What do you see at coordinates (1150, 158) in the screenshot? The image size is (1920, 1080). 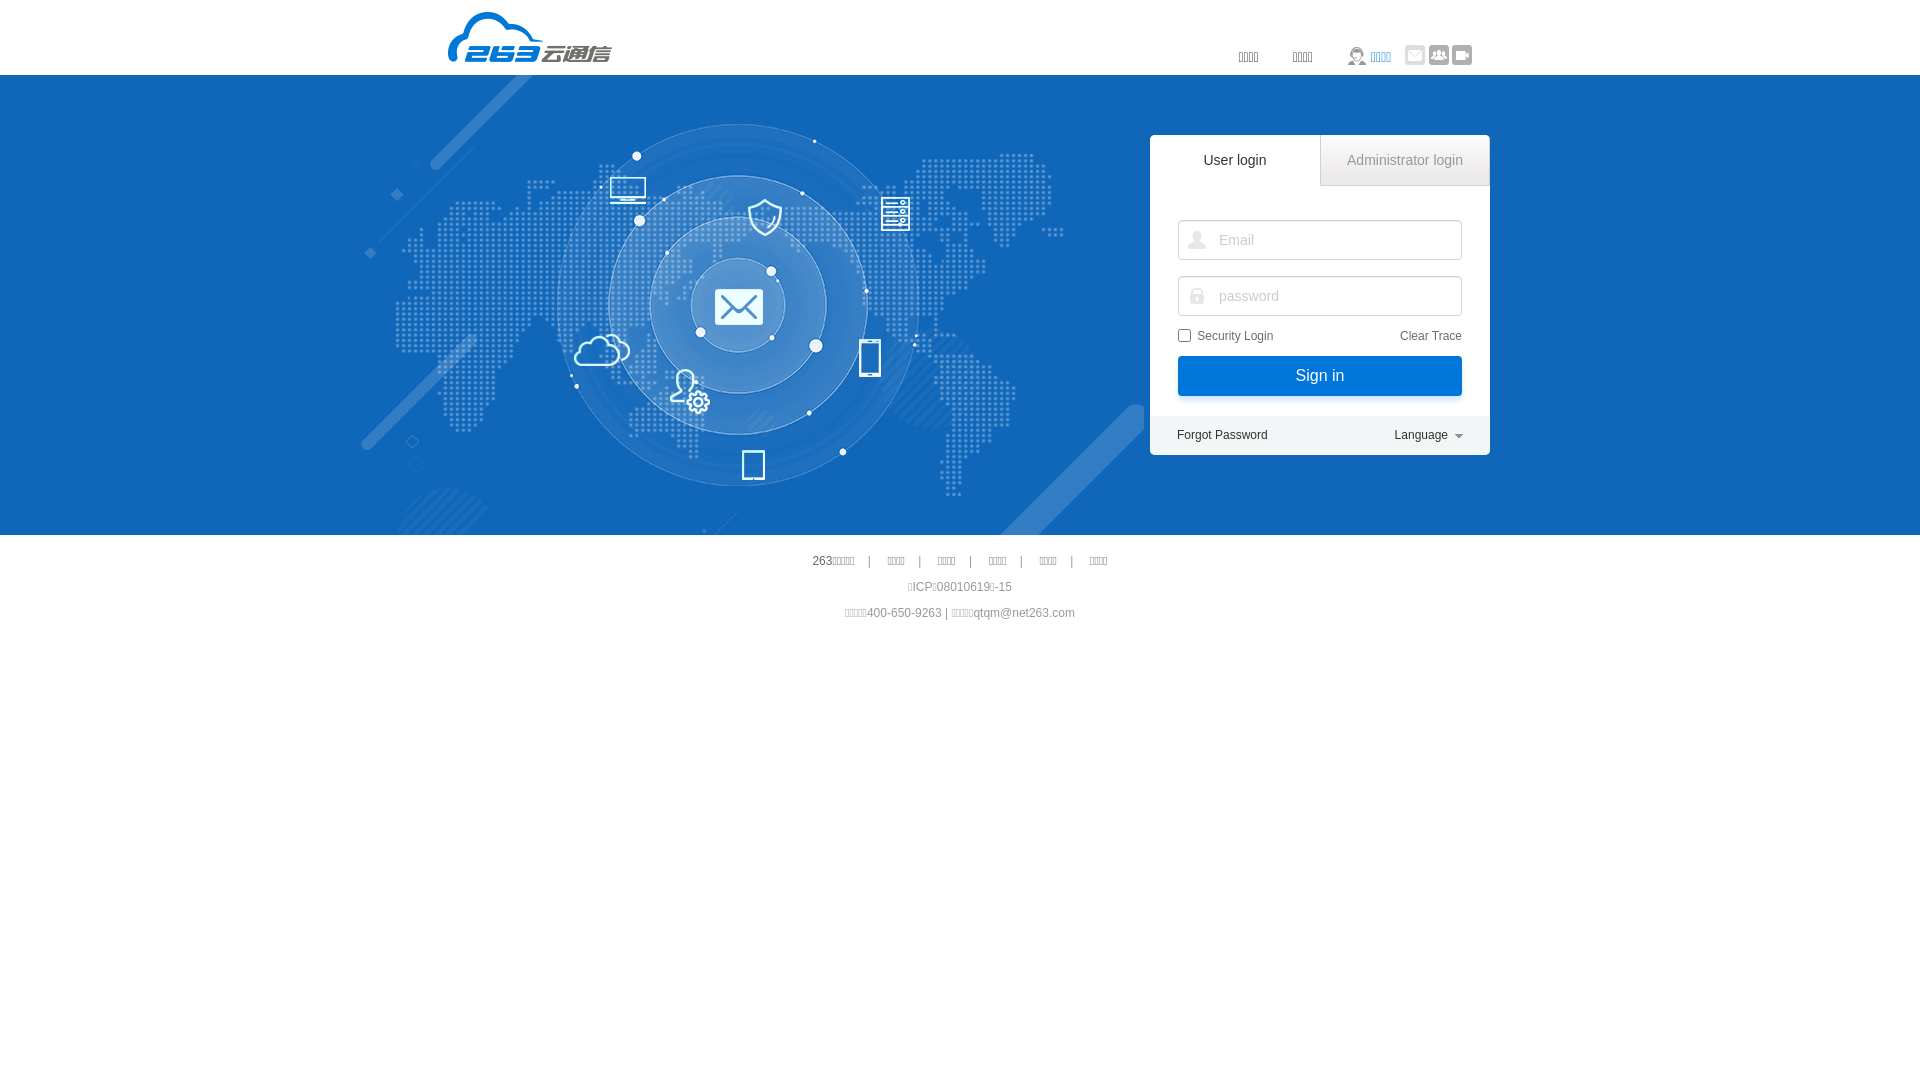 I see `'User login'` at bounding box center [1150, 158].